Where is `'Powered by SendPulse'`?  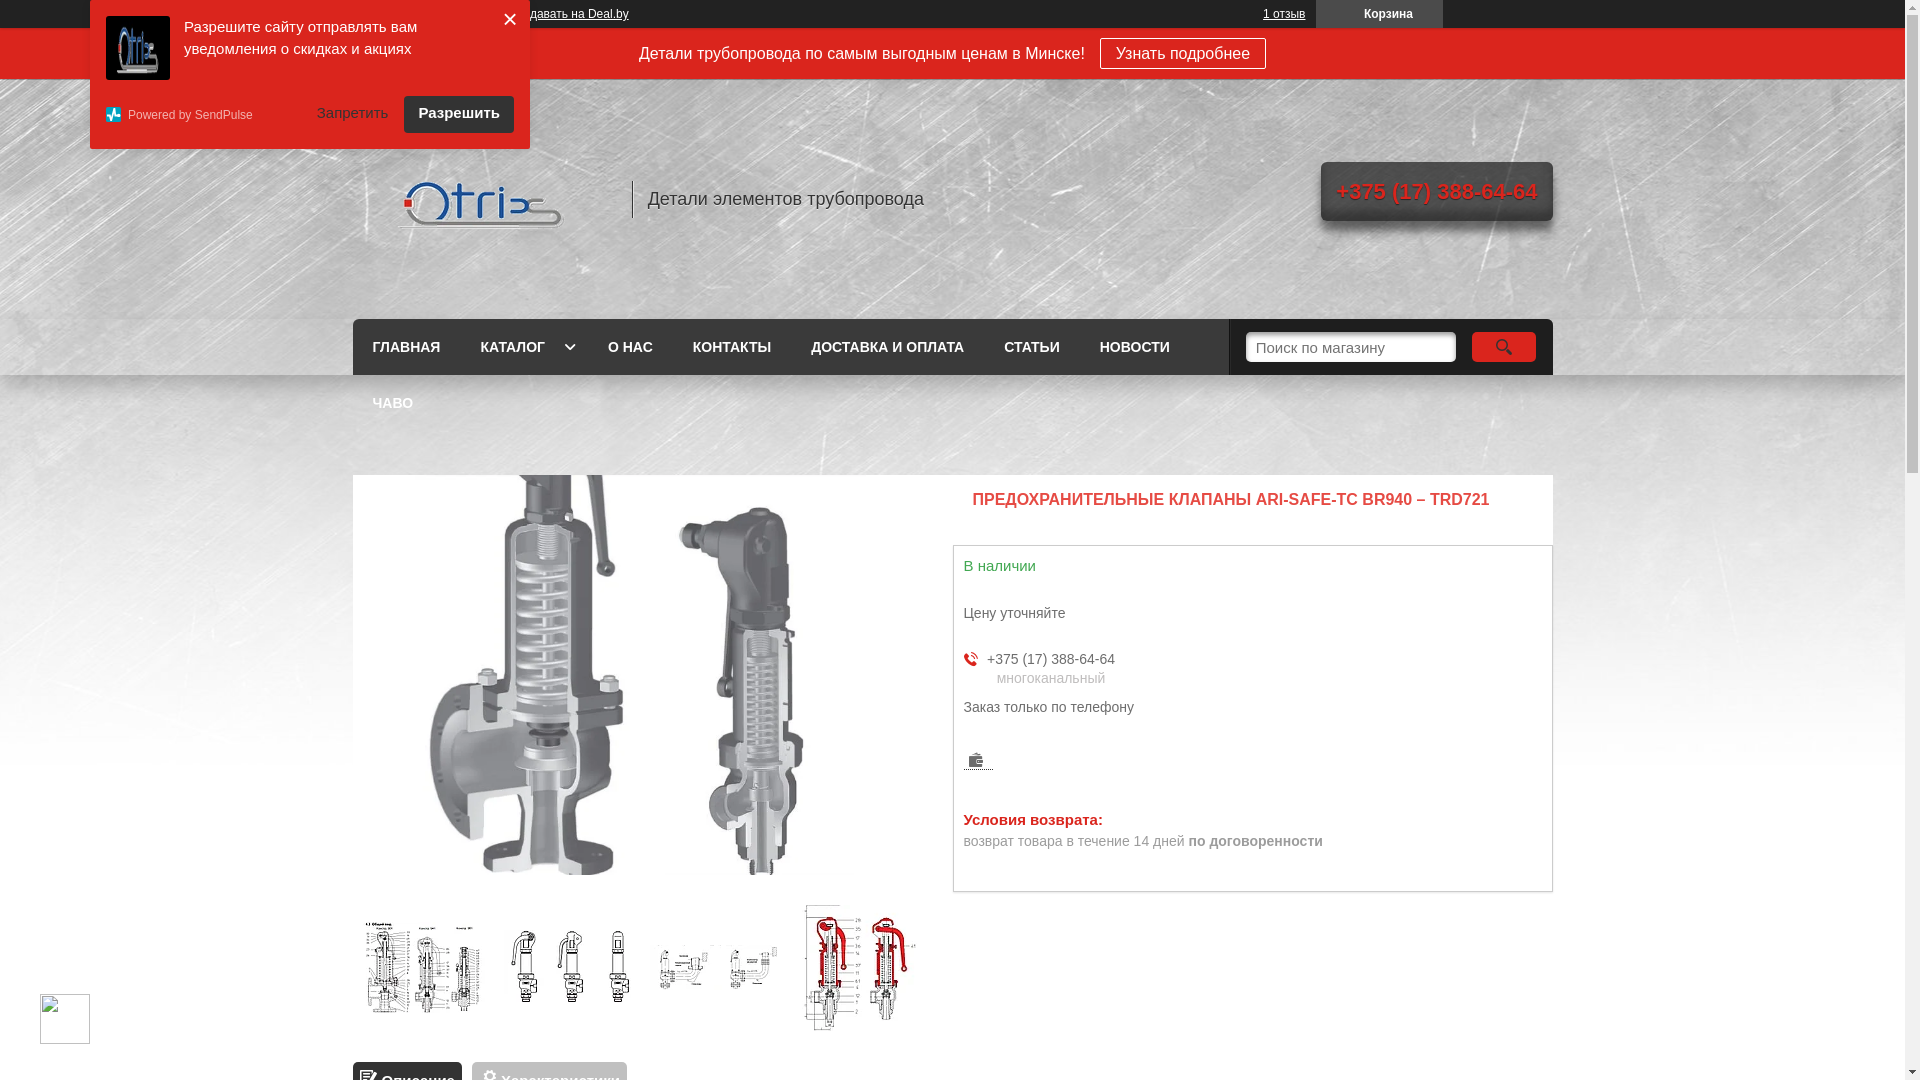
'Powered by SendPulse' is located at coordinates (203, 114).